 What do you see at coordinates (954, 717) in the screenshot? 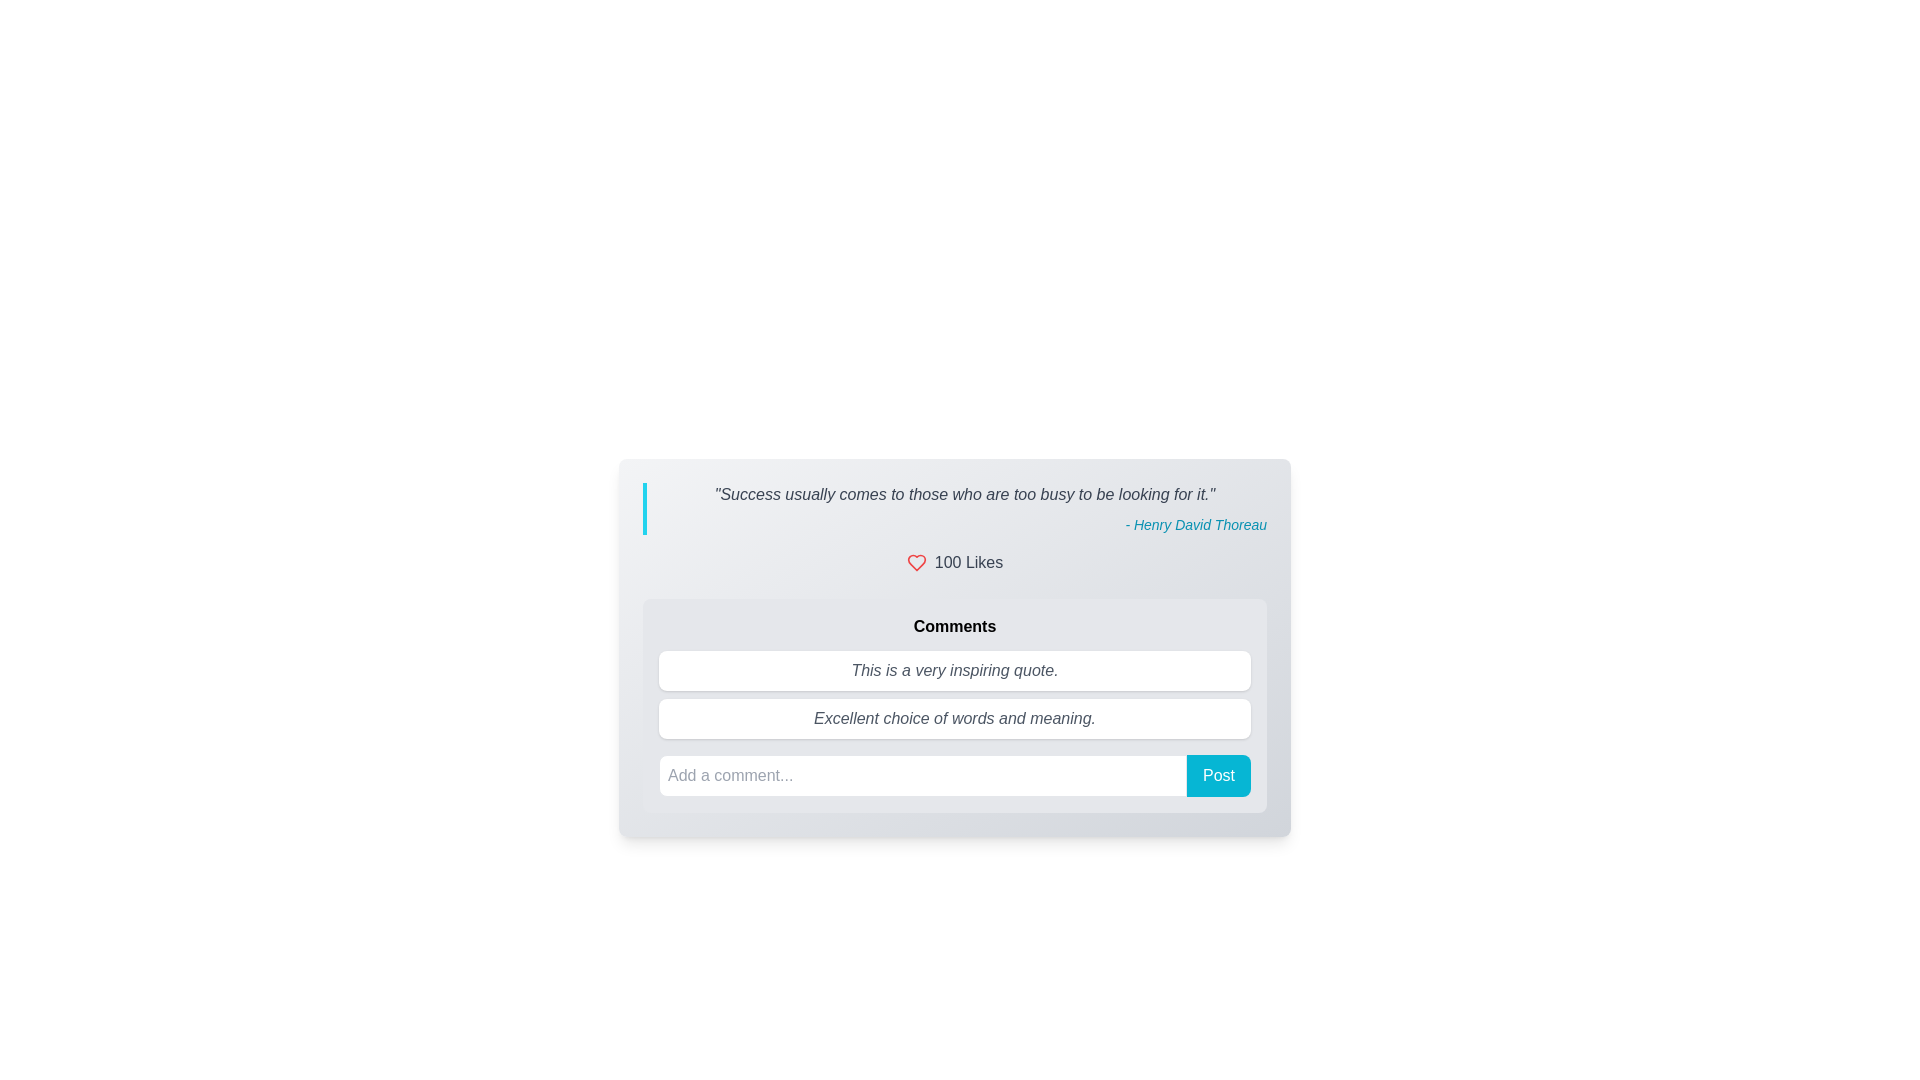
I see `text content of the static text box containing the message 'Excellent choice of words and meaning.' located below the first comment in the comment section` at bounding box center [954, 717].